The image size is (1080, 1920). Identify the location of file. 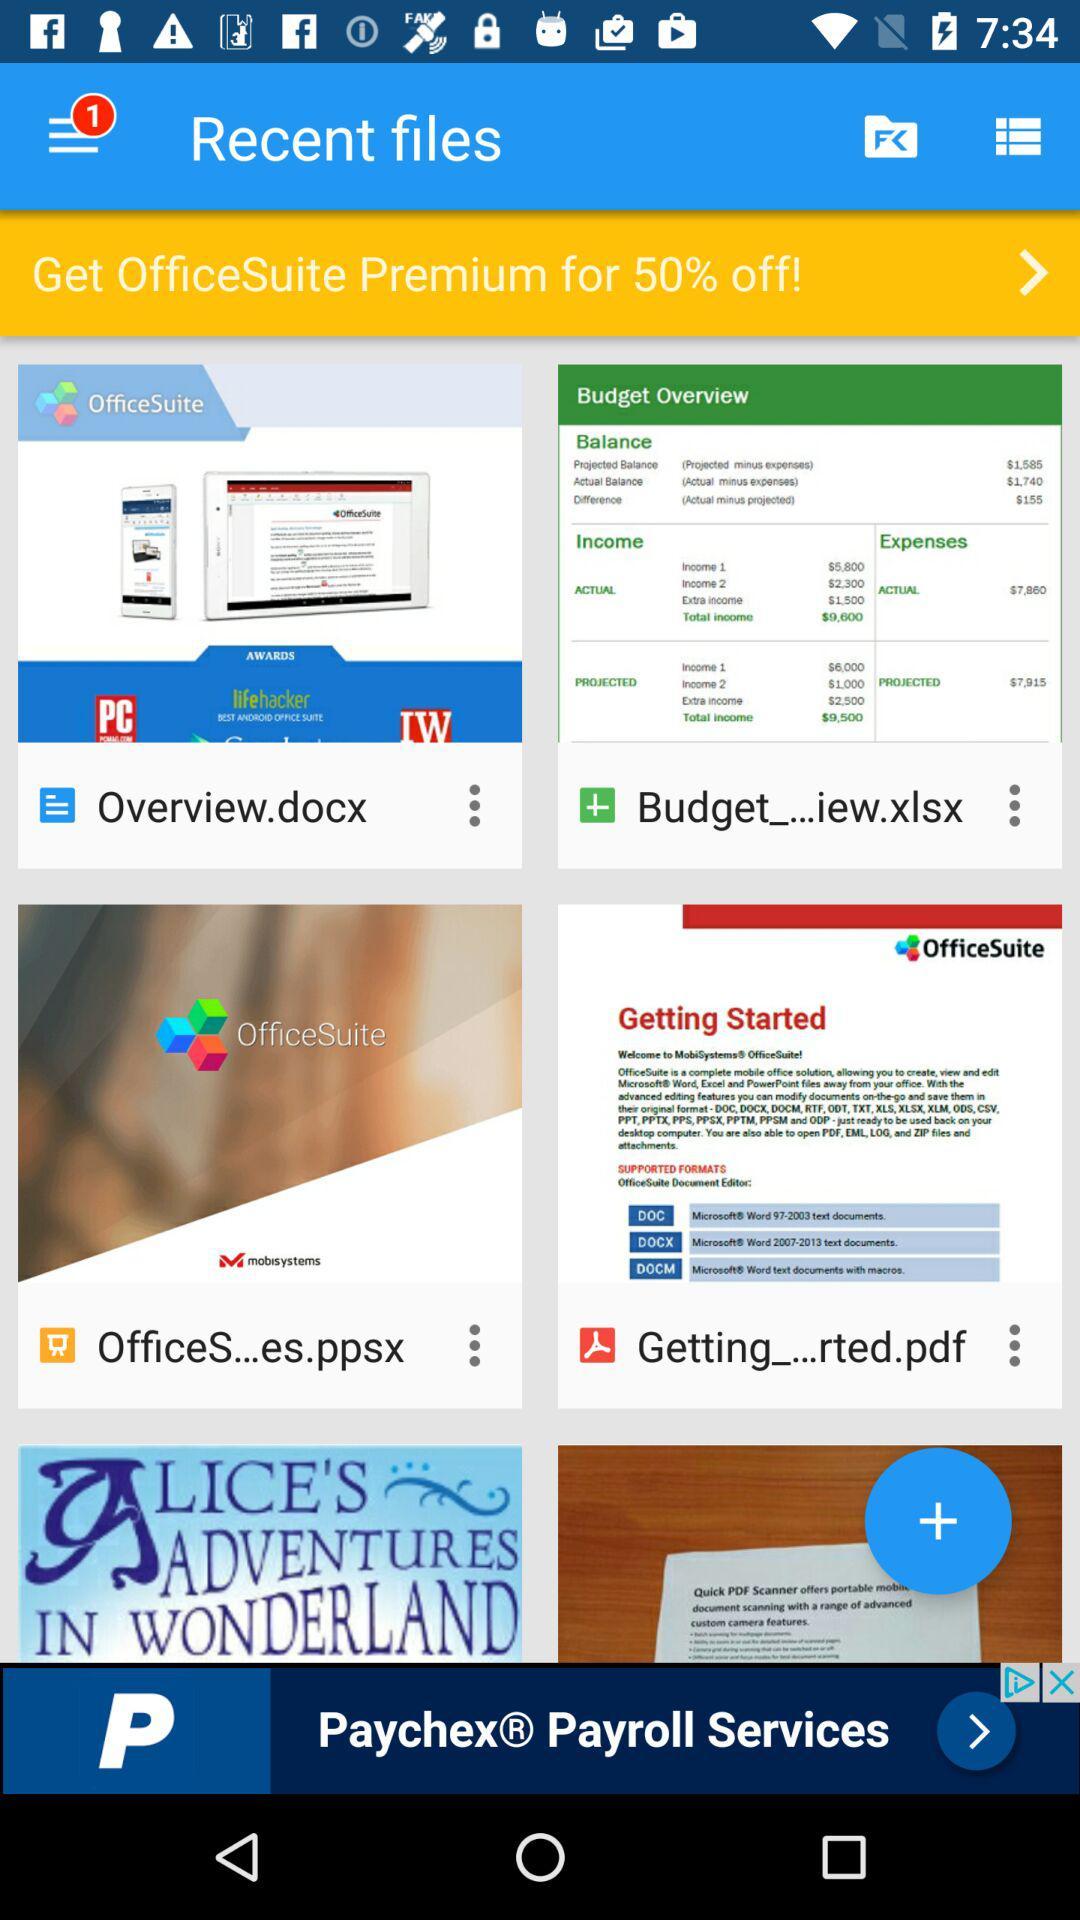
(938, 1520).